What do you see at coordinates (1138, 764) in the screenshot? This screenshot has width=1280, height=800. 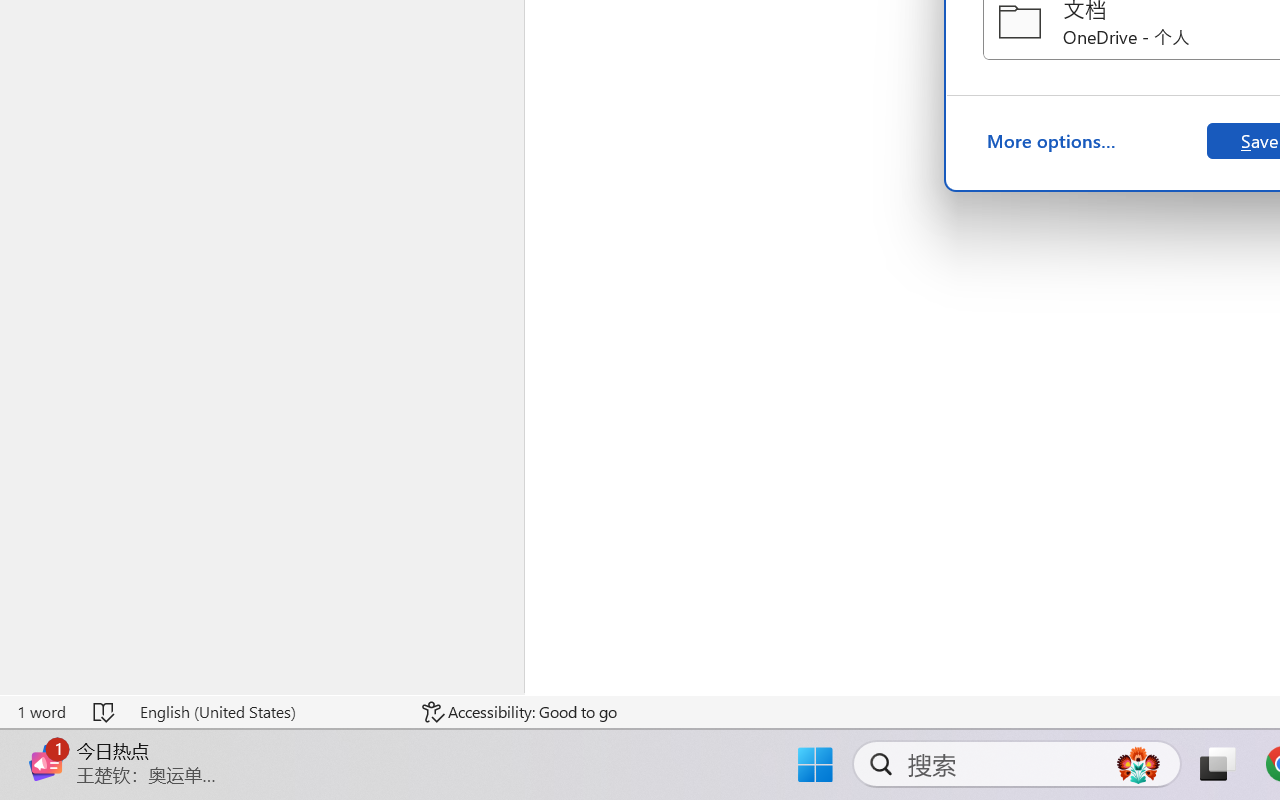 I see `'AutomationID: DynamicSearchBoxGleamImage'` at bounding box center [1138, 764].